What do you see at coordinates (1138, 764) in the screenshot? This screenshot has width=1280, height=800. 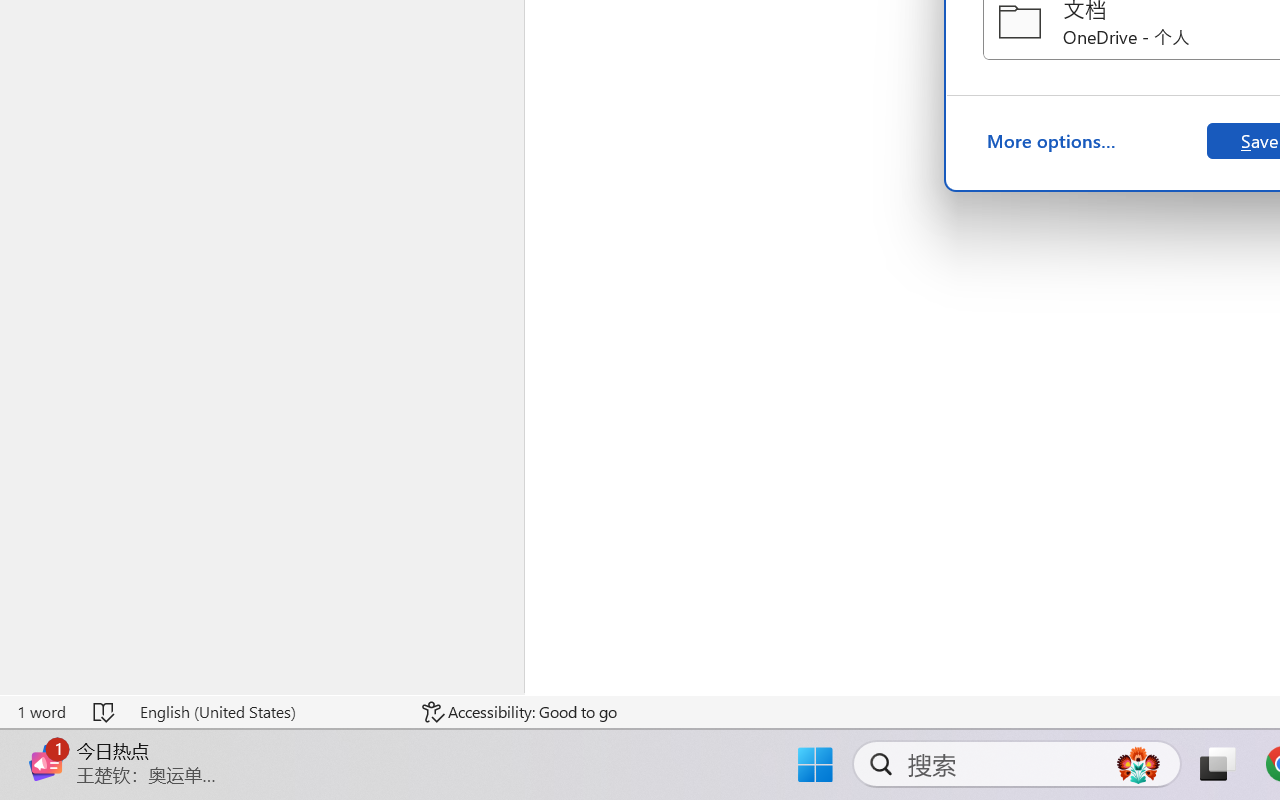 I see `'AutomationID: DynamicSearchBoxGleamImage'` at bounding box center [1138, 764].